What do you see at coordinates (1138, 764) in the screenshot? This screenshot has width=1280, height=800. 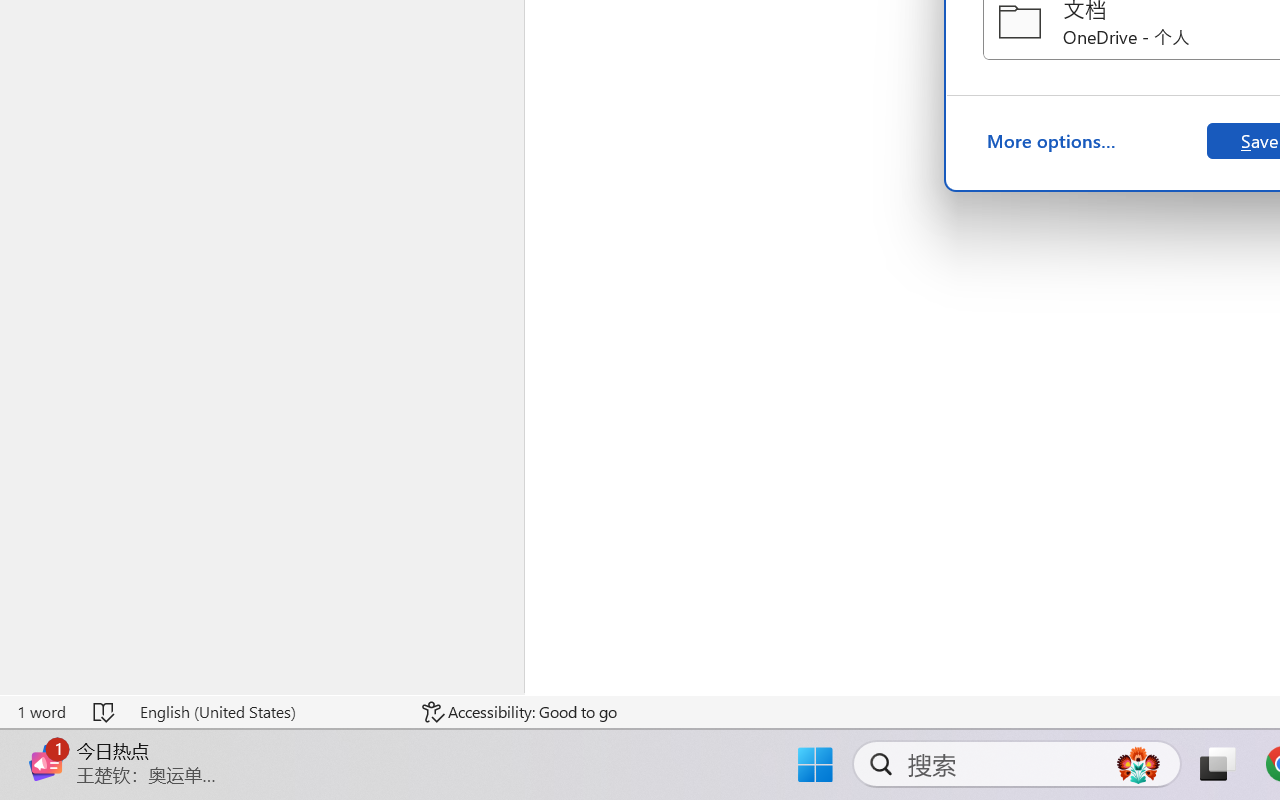 I see `'AutomationID: DynamicSearchBoxGleamImage'` at bounding box center [1138, 764].